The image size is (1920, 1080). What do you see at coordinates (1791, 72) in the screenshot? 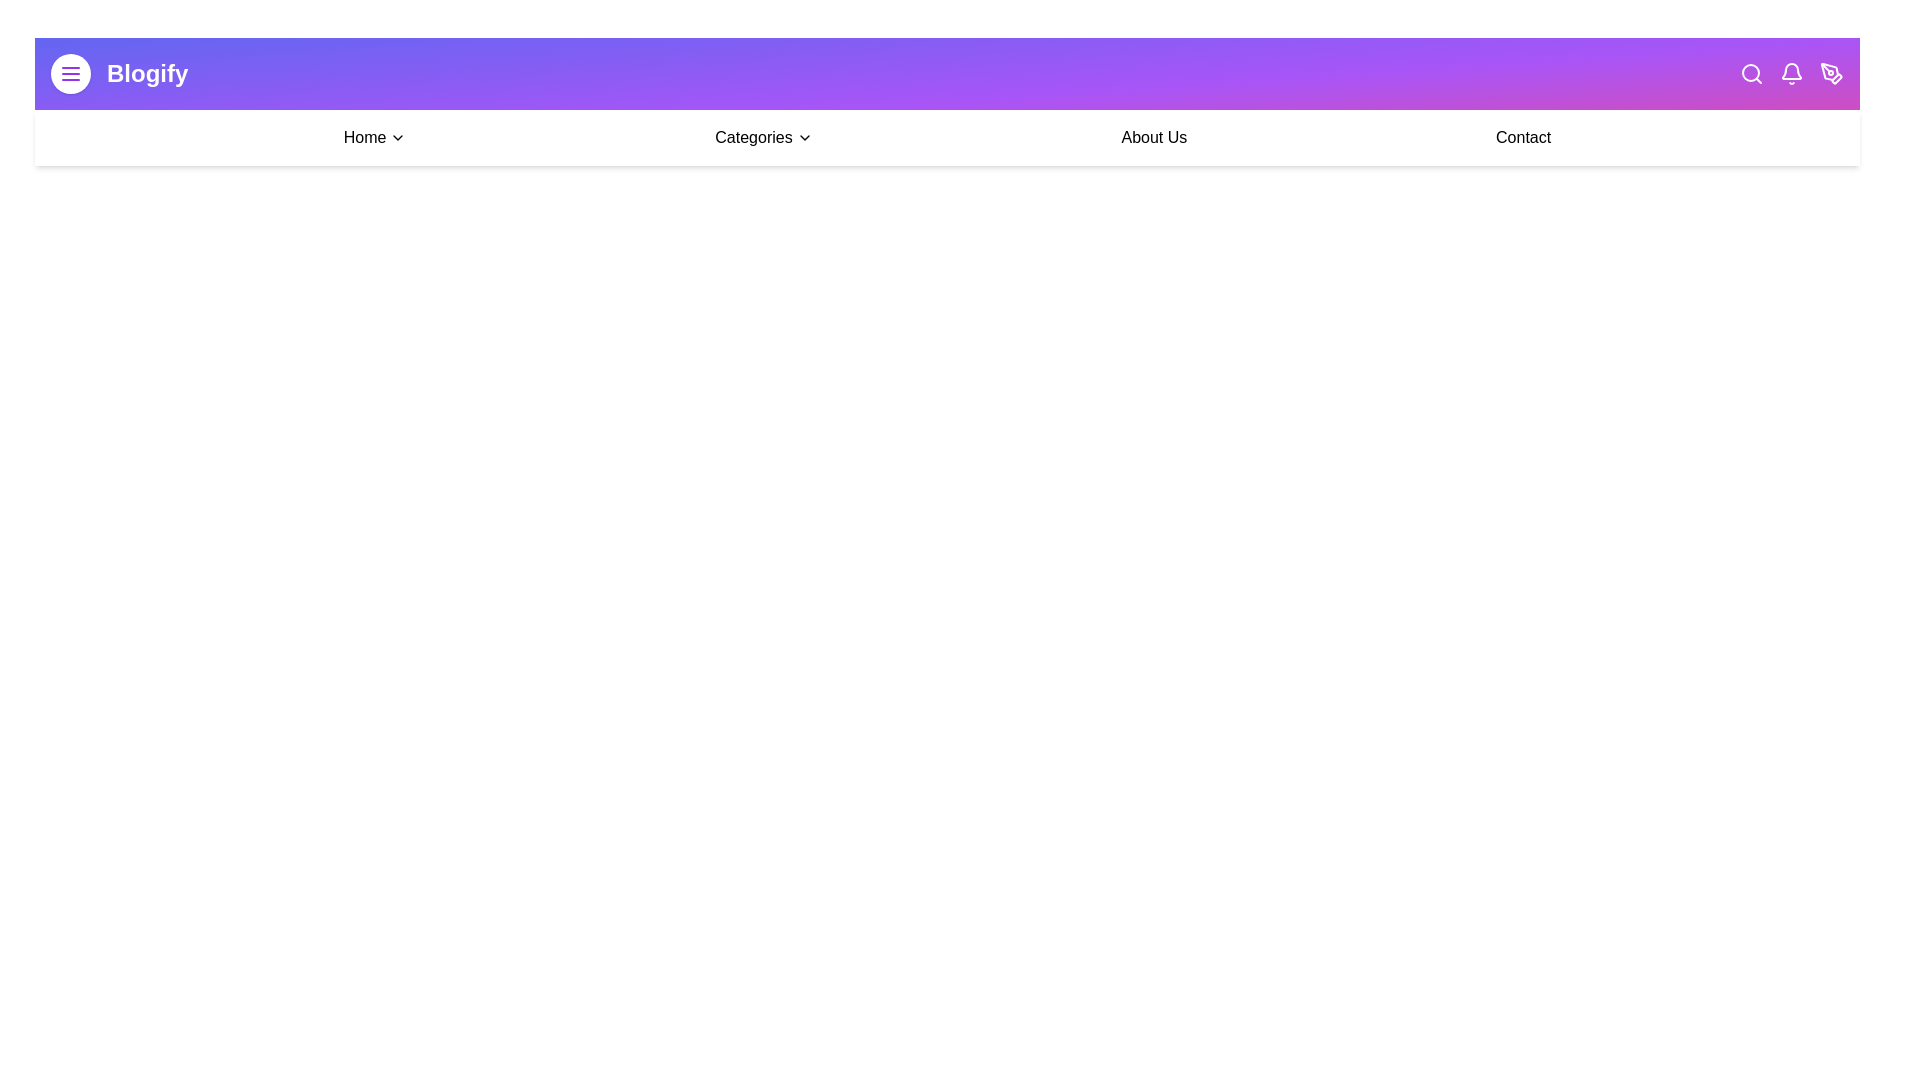
I see `the notification icon to view notifications` at bounding box center [1791, 72].